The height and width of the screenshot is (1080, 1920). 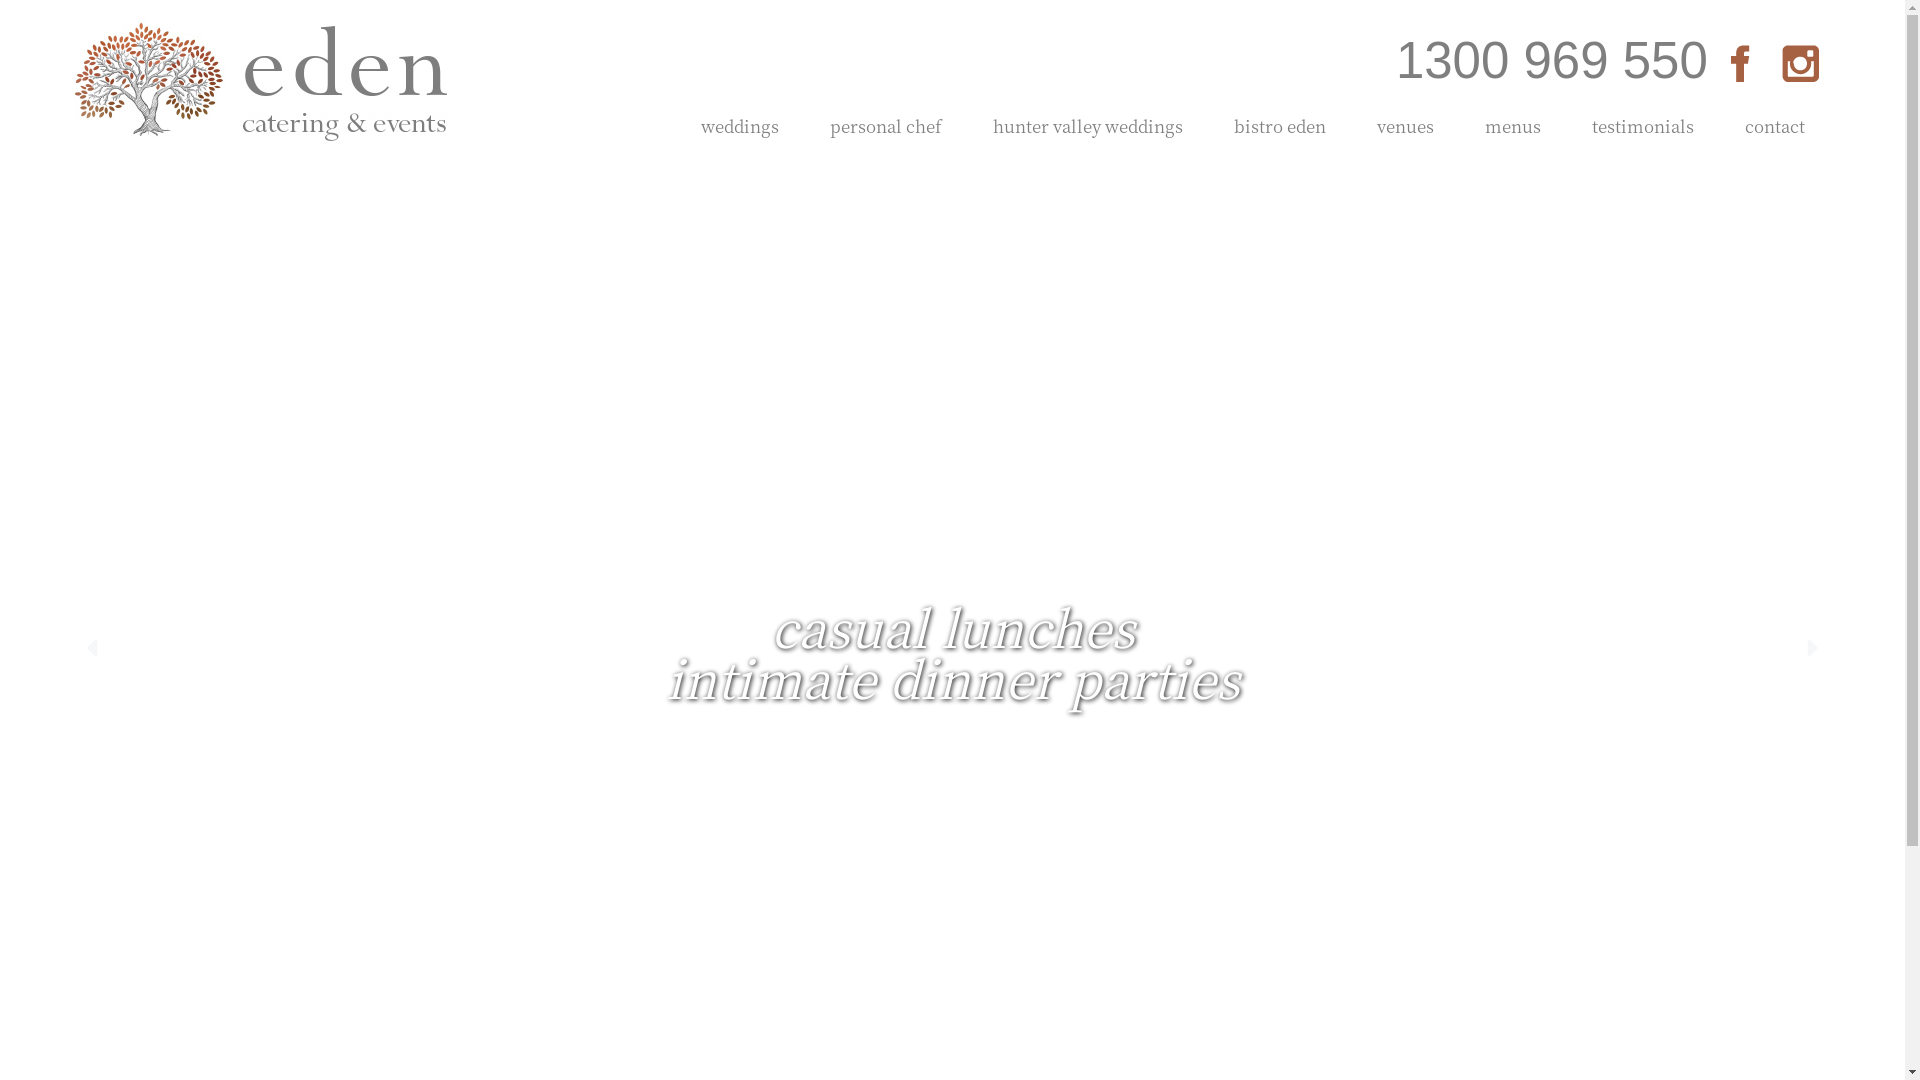 I want to click on 'Facebook', so click(x=1707, y=63).